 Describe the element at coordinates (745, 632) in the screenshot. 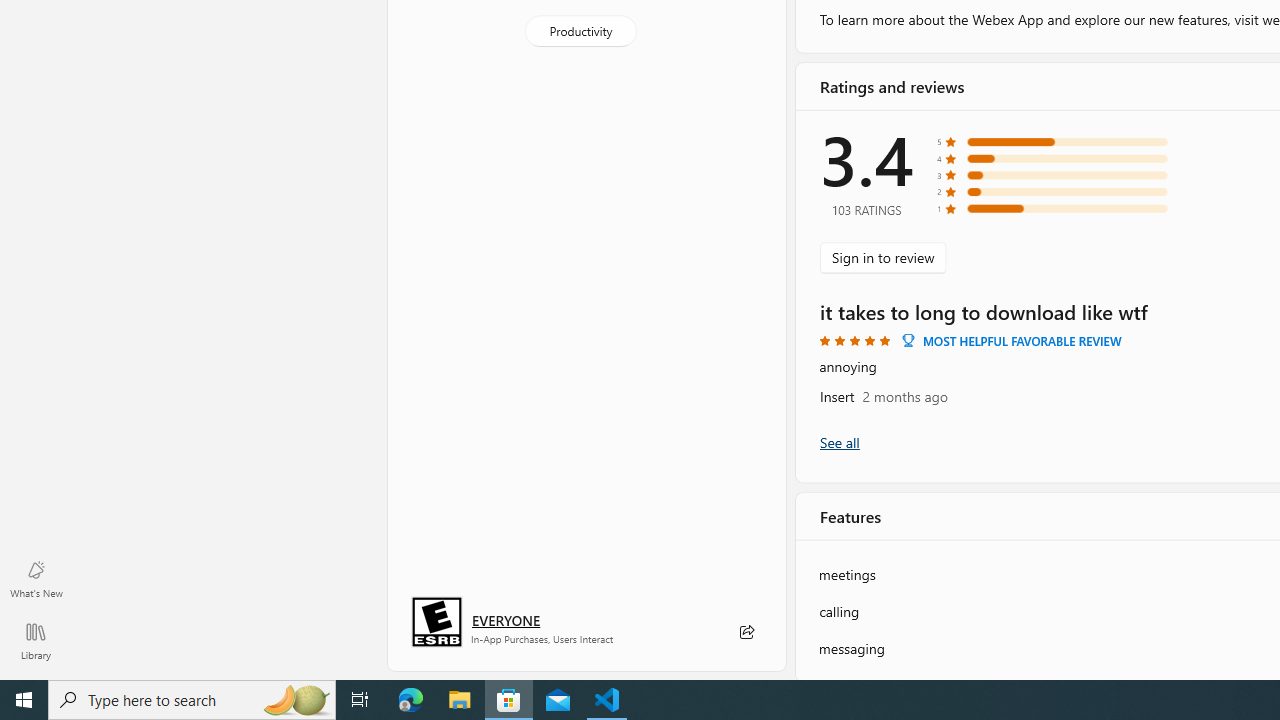

I see `'Share'` at that location.